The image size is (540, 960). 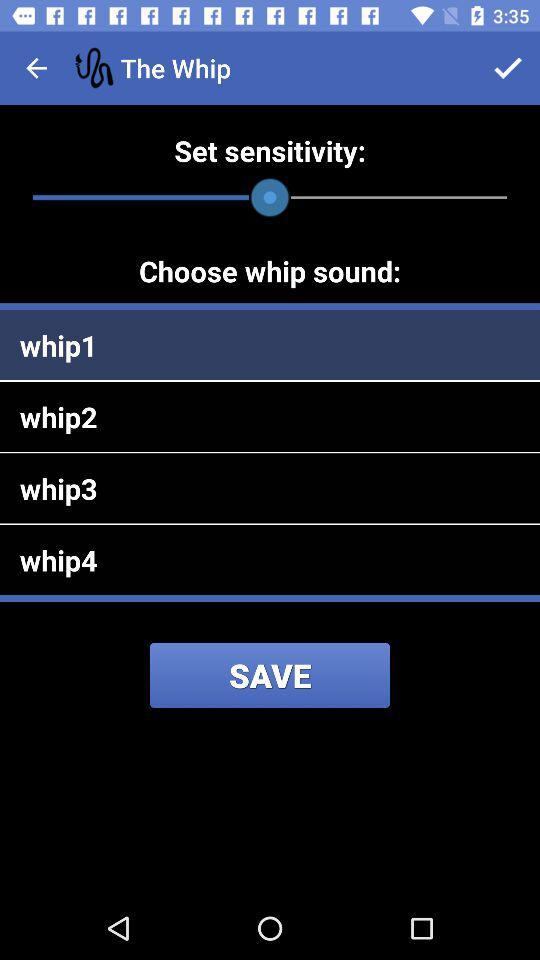 What do you see at coordinates (508, 68) in the screenshot?
I see `the icon next to the the whip icon` at bounding box center [508, 68].